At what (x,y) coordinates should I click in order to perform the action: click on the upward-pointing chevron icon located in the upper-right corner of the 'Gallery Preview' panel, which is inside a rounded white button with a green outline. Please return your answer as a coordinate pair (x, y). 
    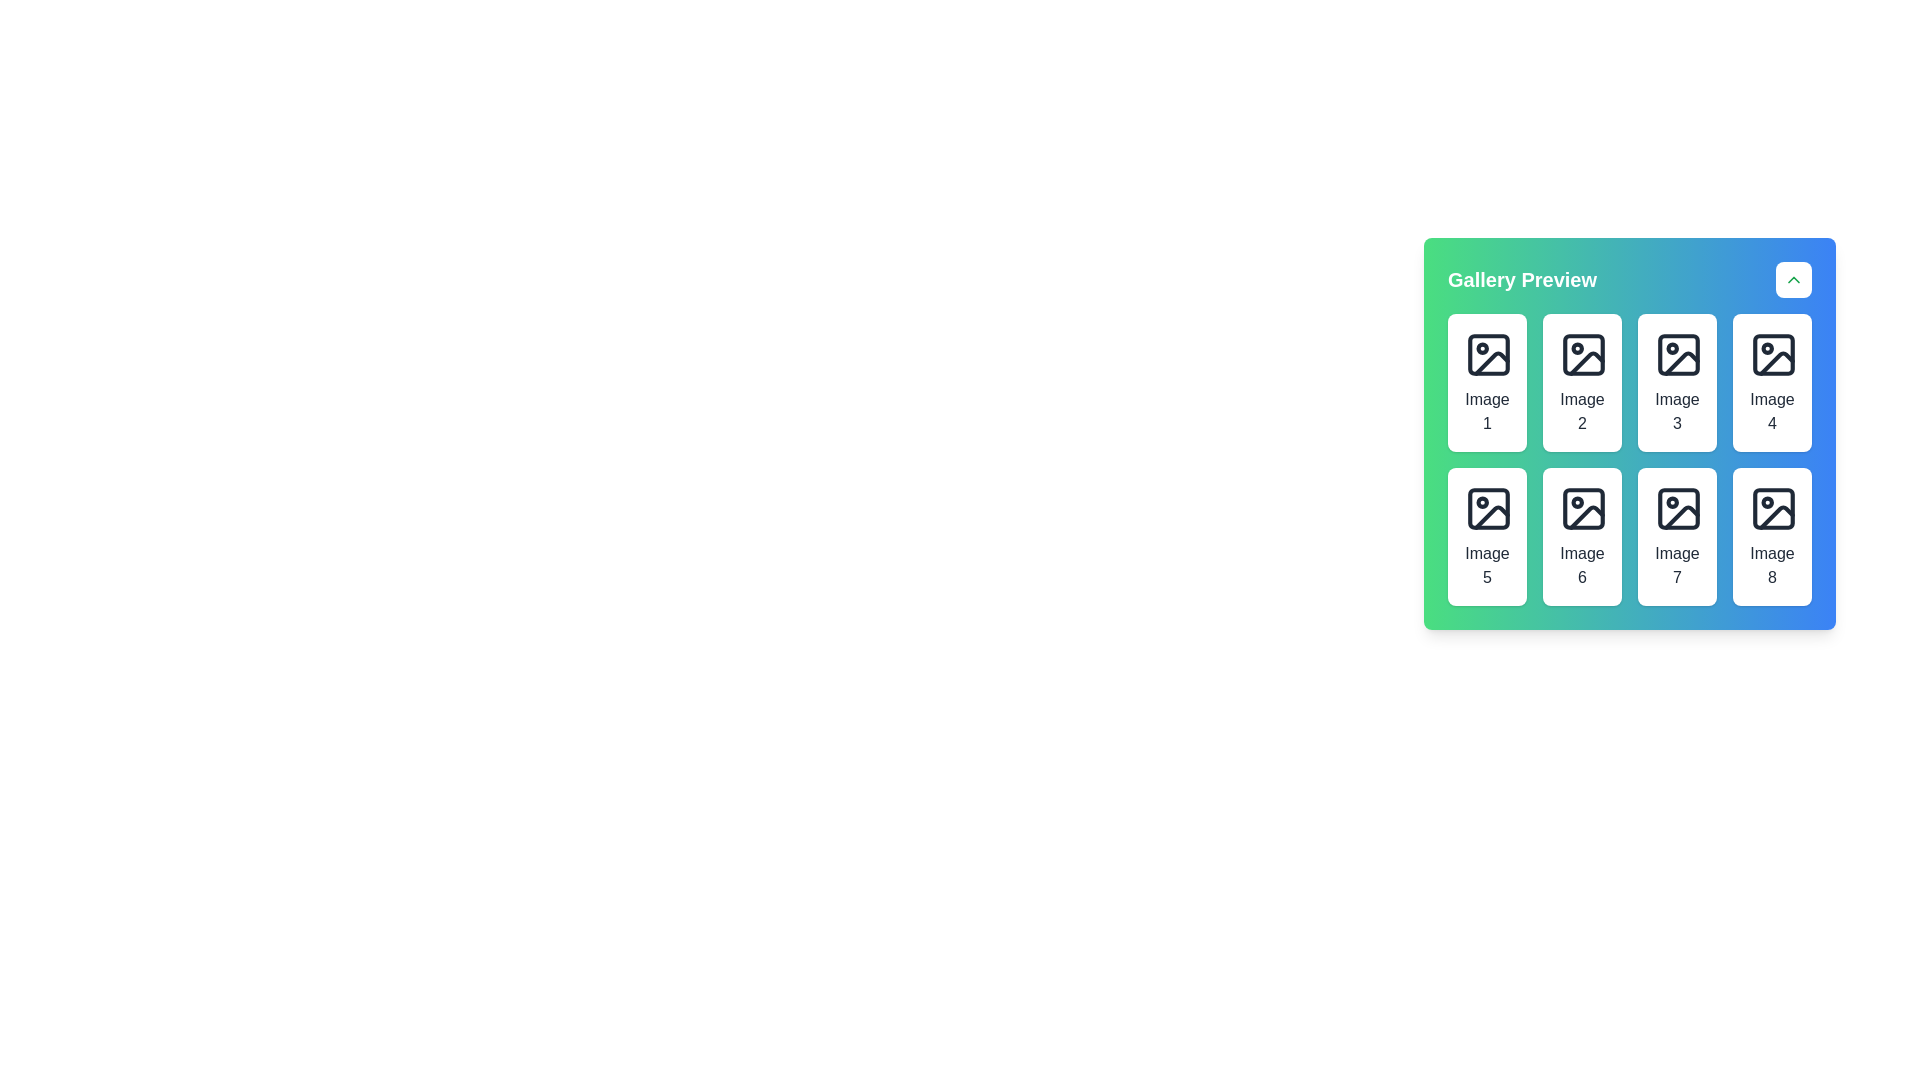
    Looking at the image, I should click on (1794, 280).